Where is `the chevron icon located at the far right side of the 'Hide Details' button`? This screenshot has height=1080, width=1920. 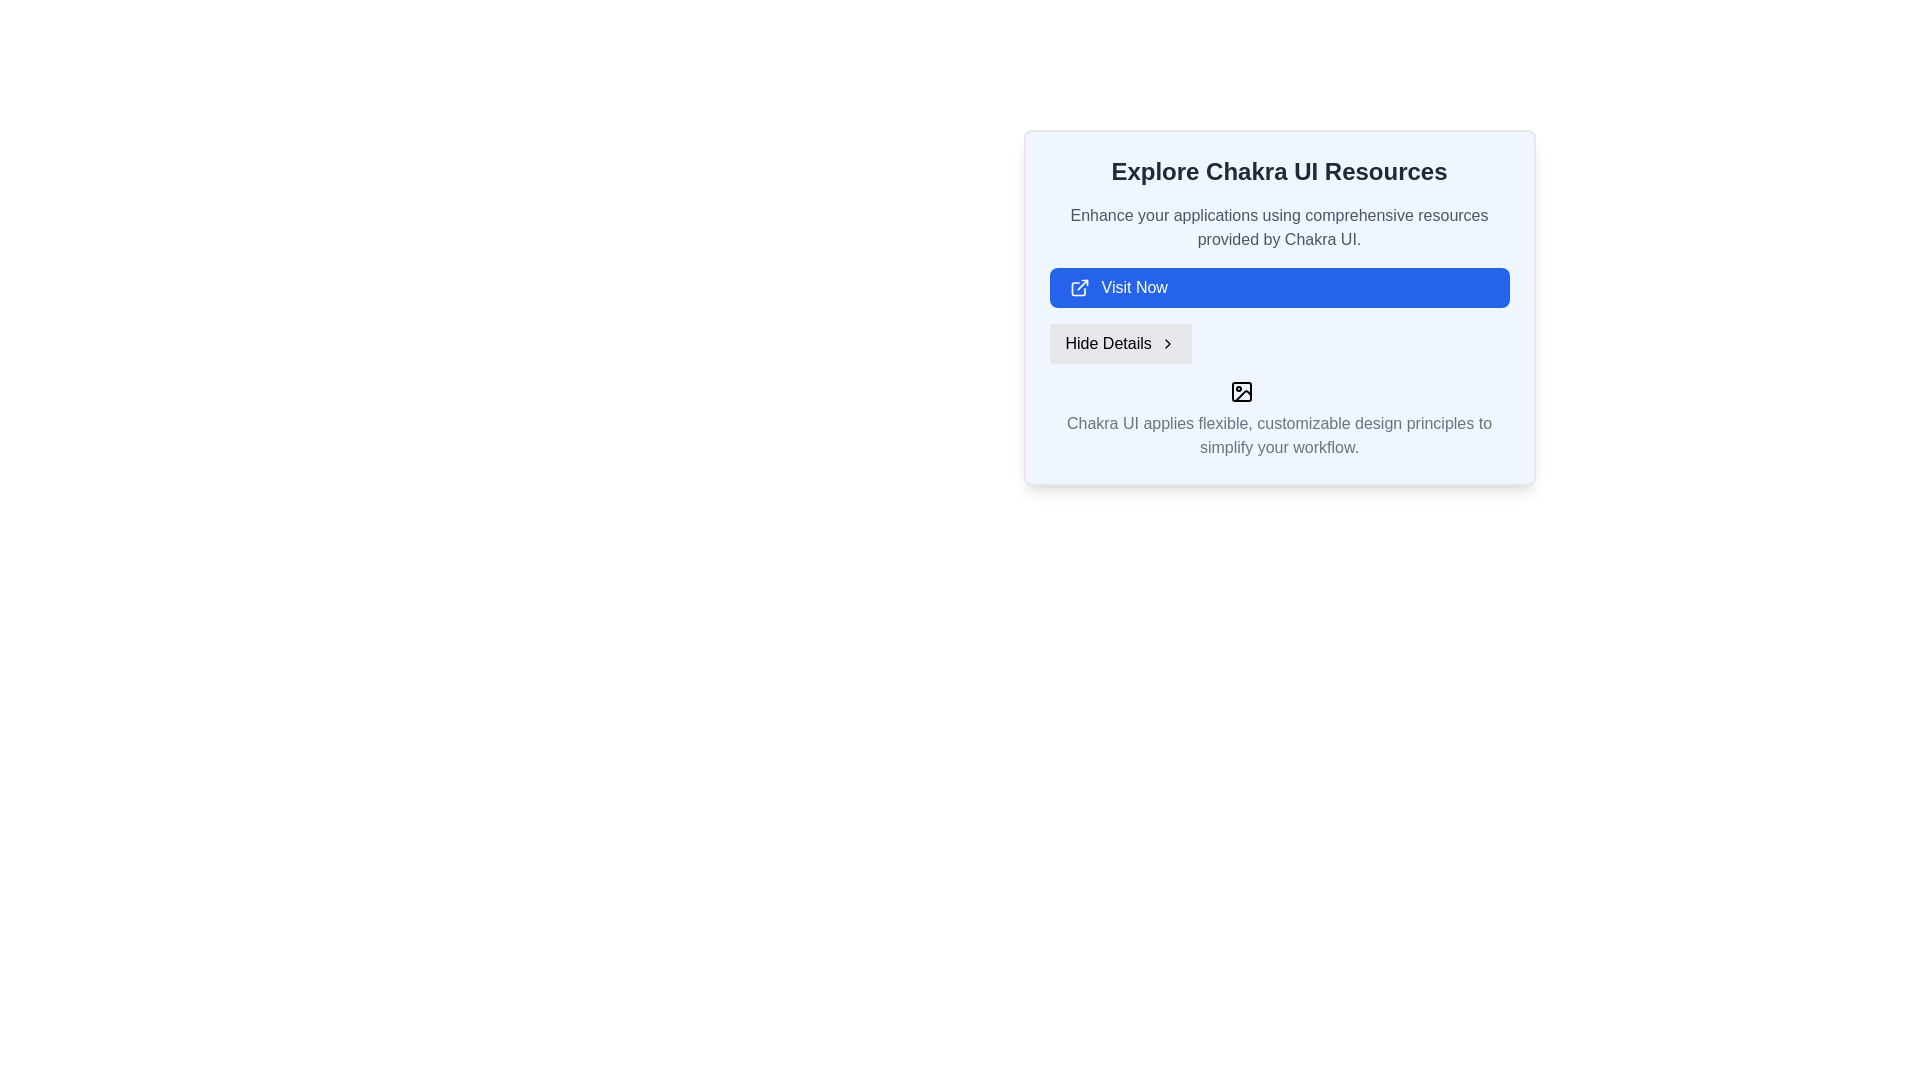 the chevron icon located at the far right side of the 'Hide Details' button is located at coordinates (1167, 342).